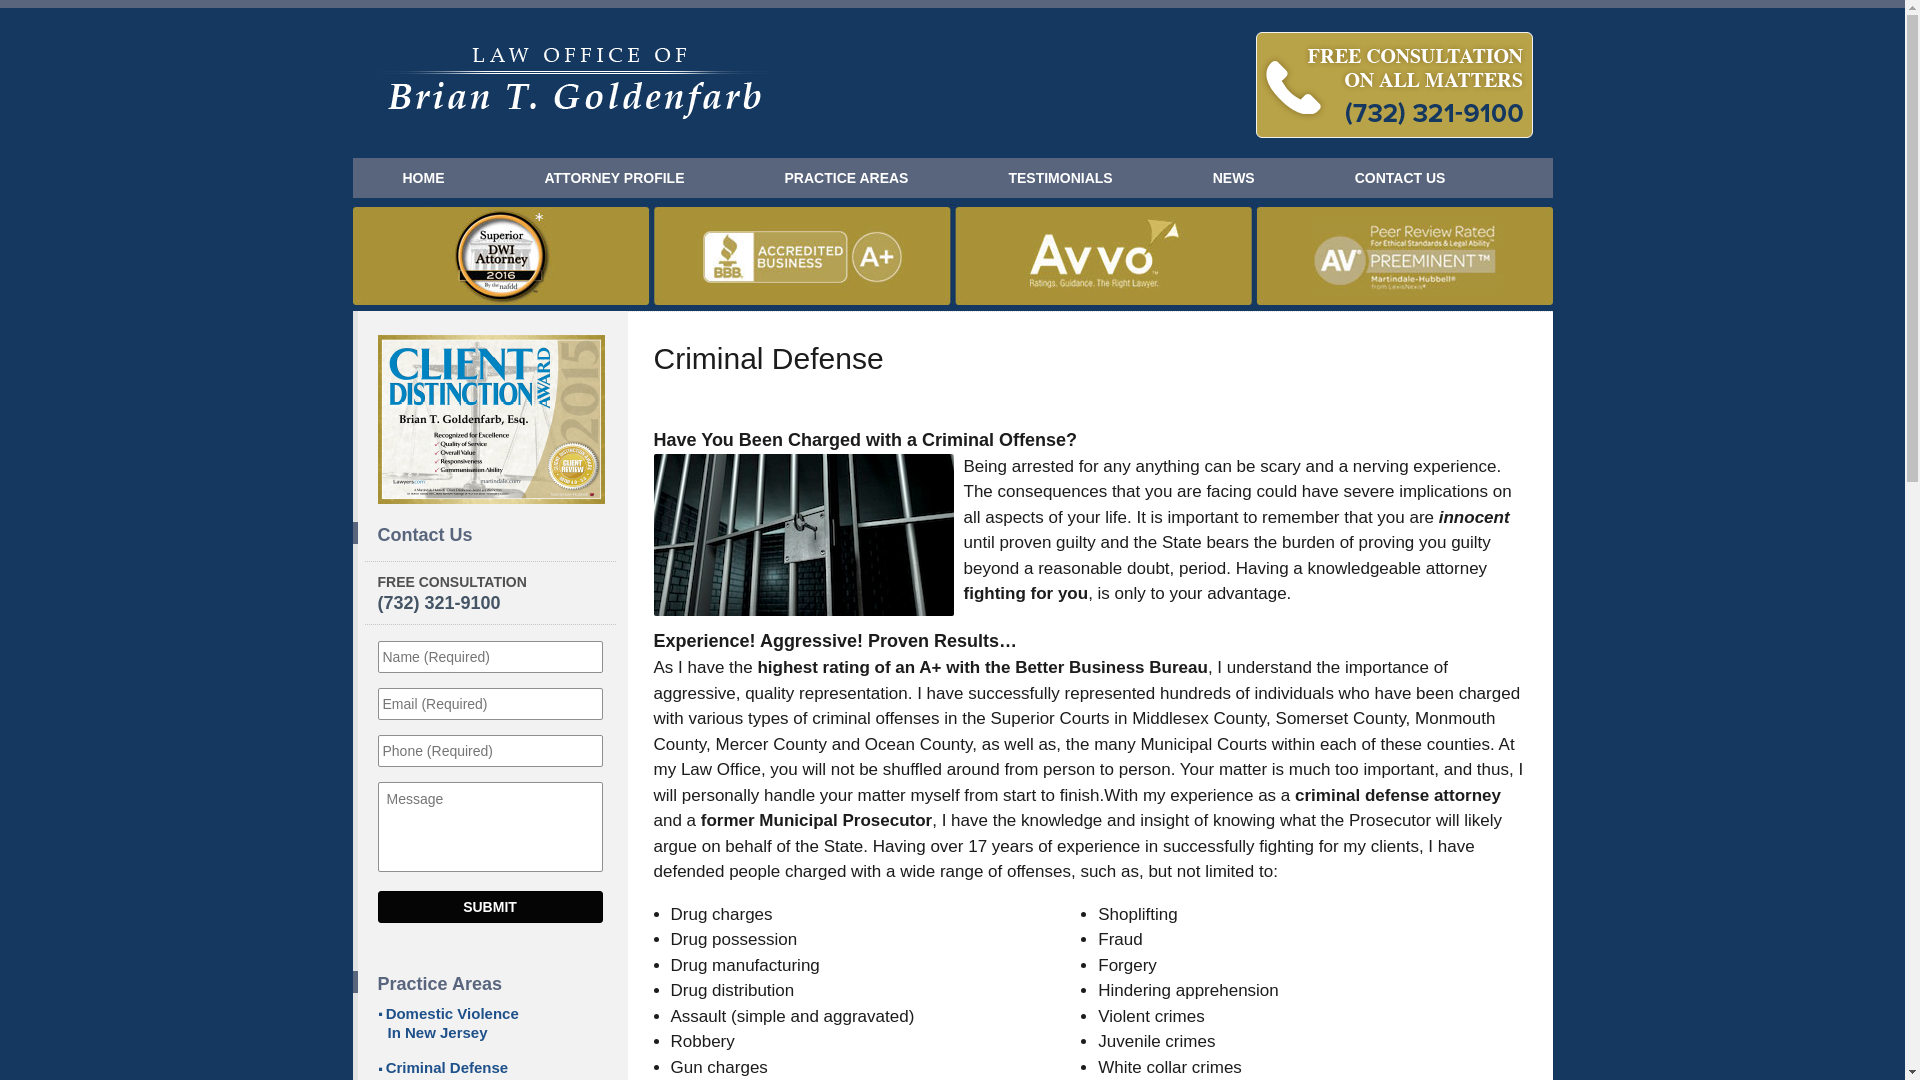 Image resolution: width=1920 pixels, height=1080 pixels. Describe the element at coordinates (1162, 176) in the screenshot. I see `'NEWS'` at that location.